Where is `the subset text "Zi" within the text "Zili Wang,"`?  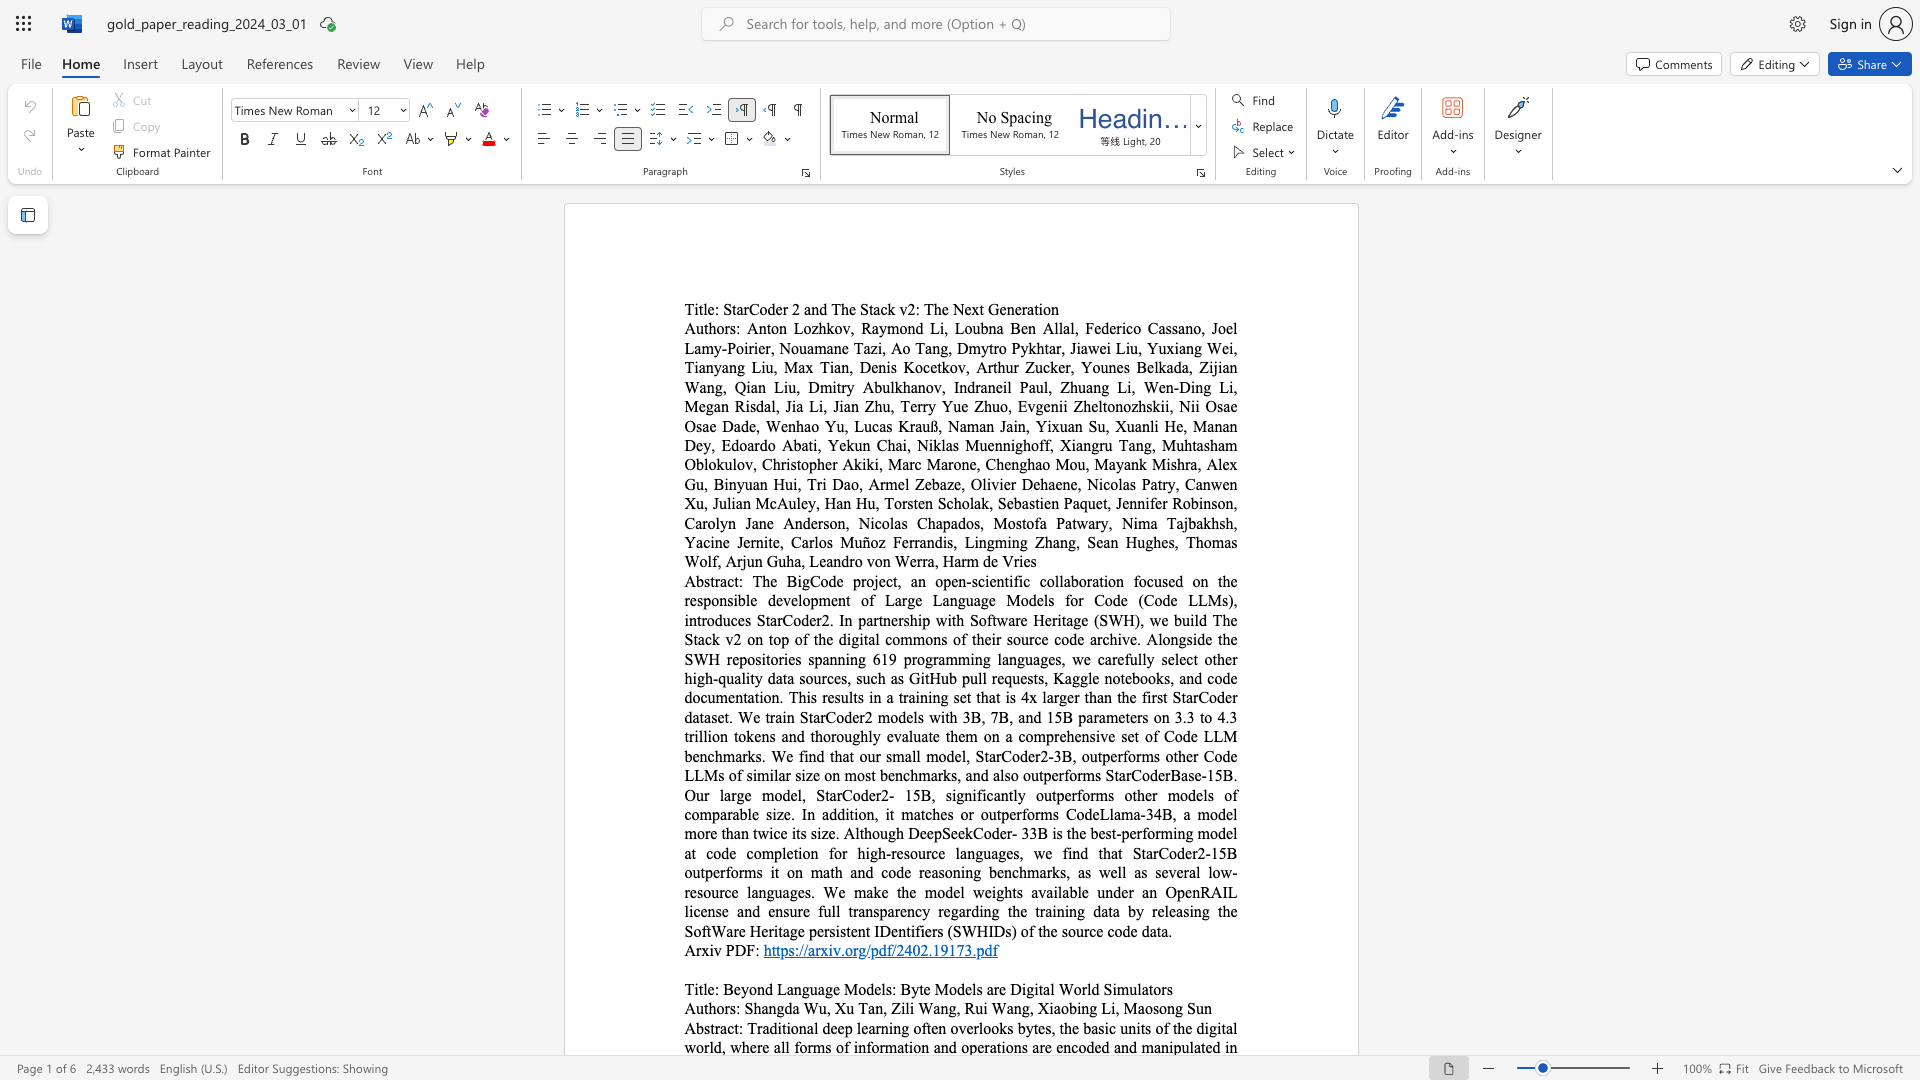
the subset text "Zi" within the text "Zili Wang," is located at coordinates (890, 1008).